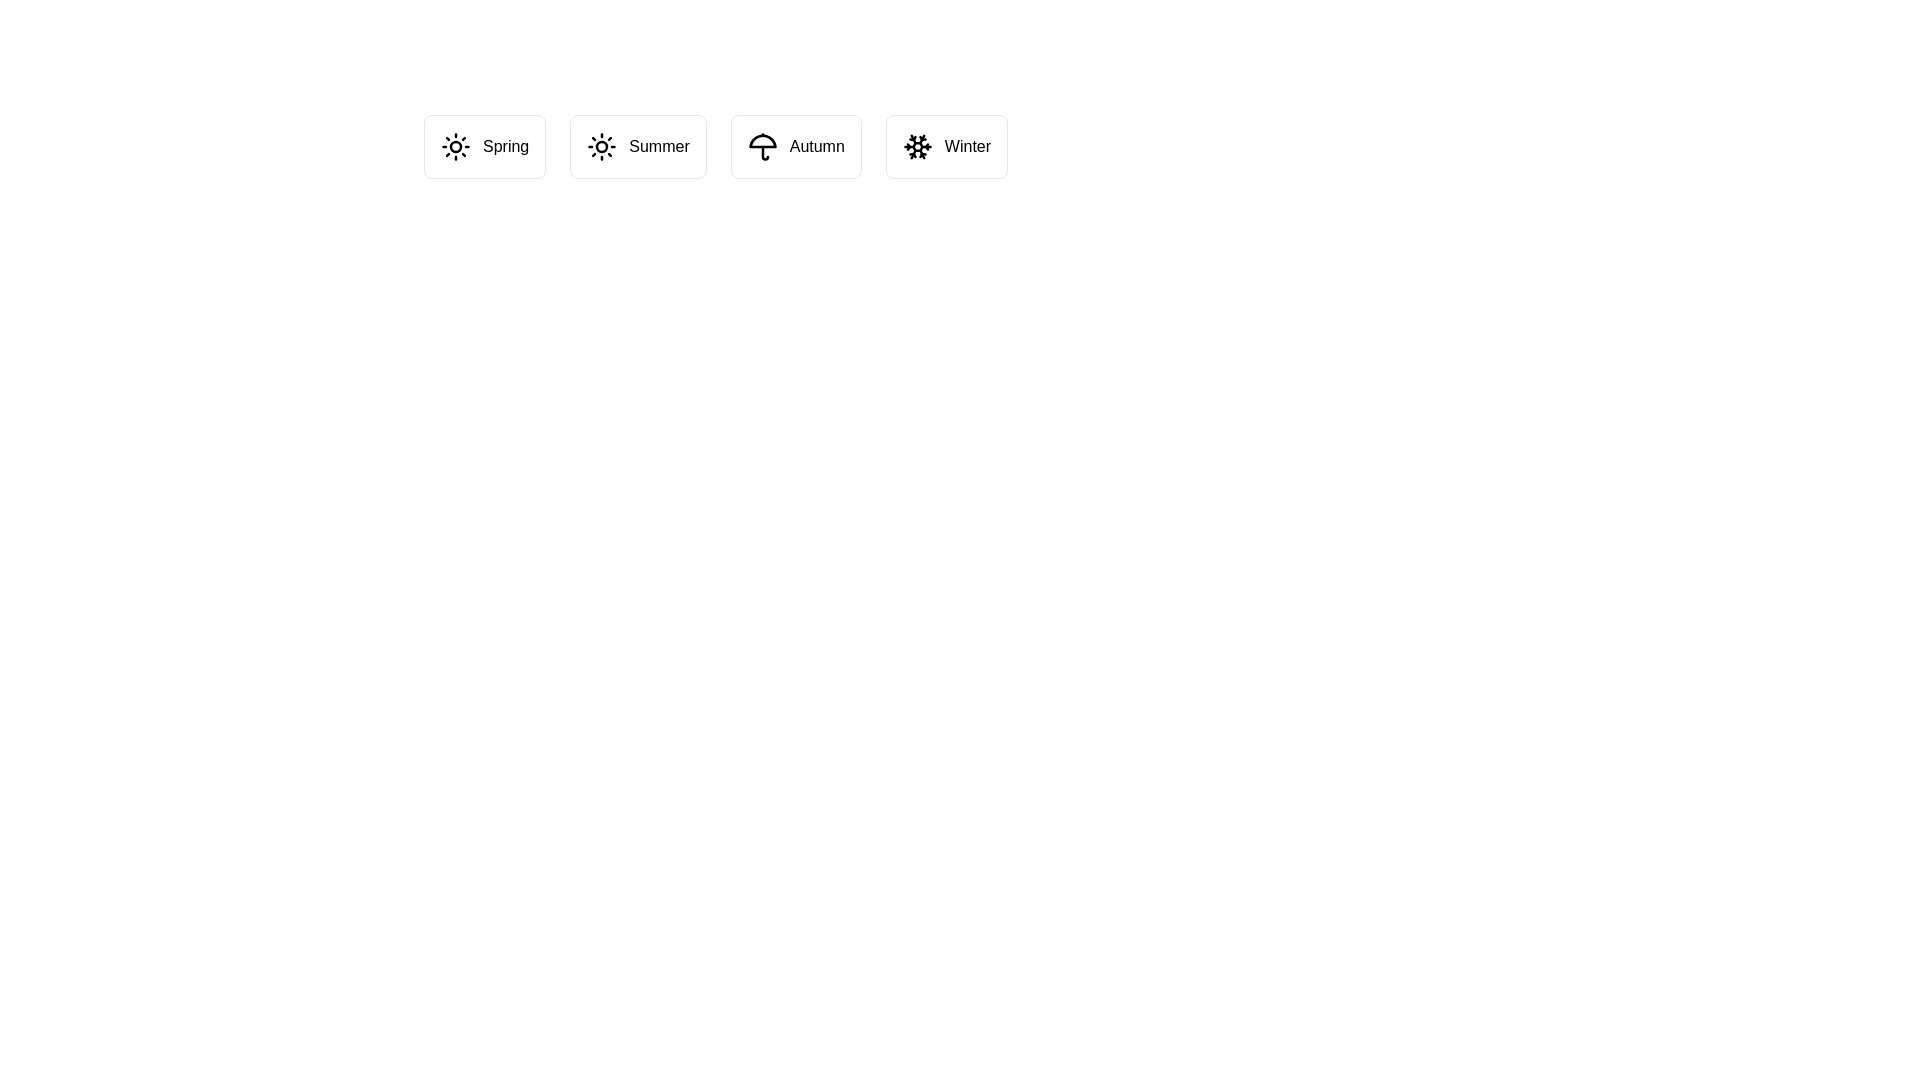 This screenshot has height=1080, width=1920. I want to click on the upper semi-circular part of the umbrella icon within the button labeled 'Autumn', which is the third button in a row of four seasonal buttons, so click(761, 140).